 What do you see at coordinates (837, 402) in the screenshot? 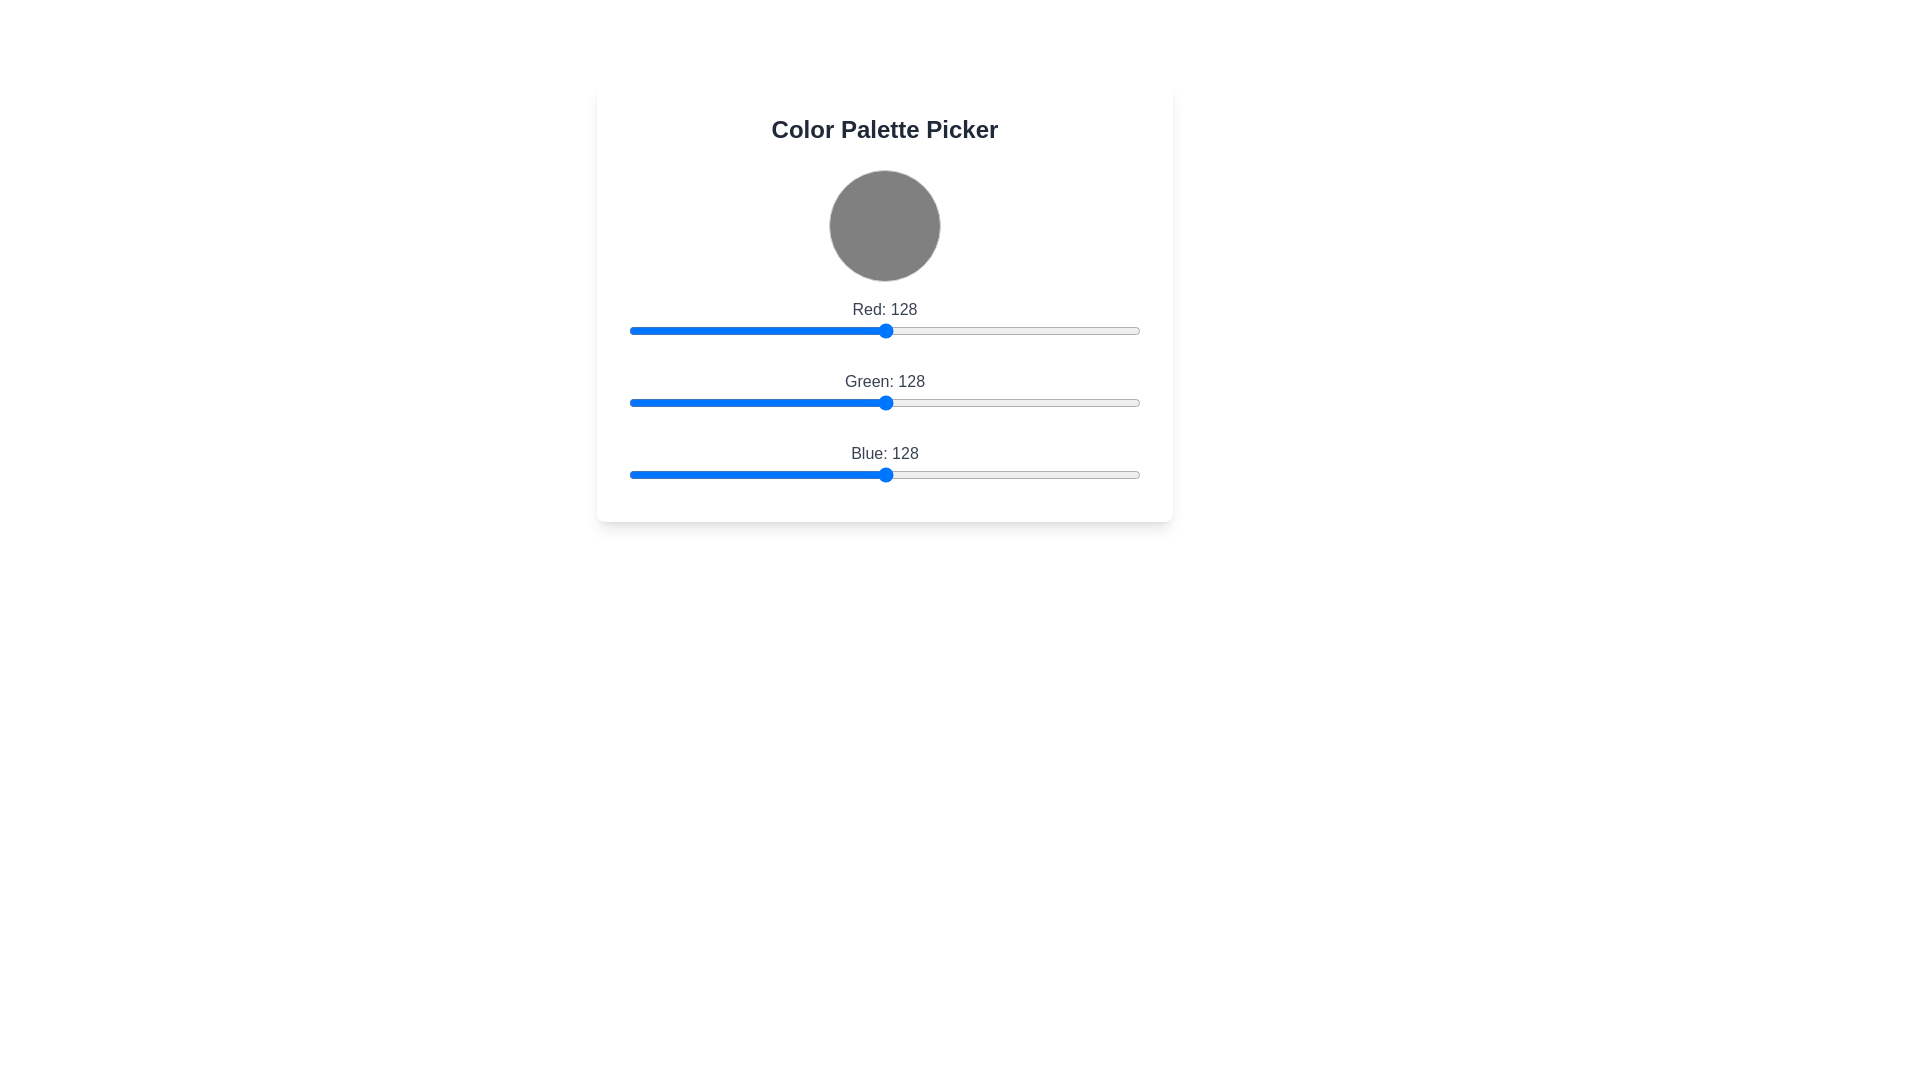
I see `the green value` at bounding box center [837, 402].